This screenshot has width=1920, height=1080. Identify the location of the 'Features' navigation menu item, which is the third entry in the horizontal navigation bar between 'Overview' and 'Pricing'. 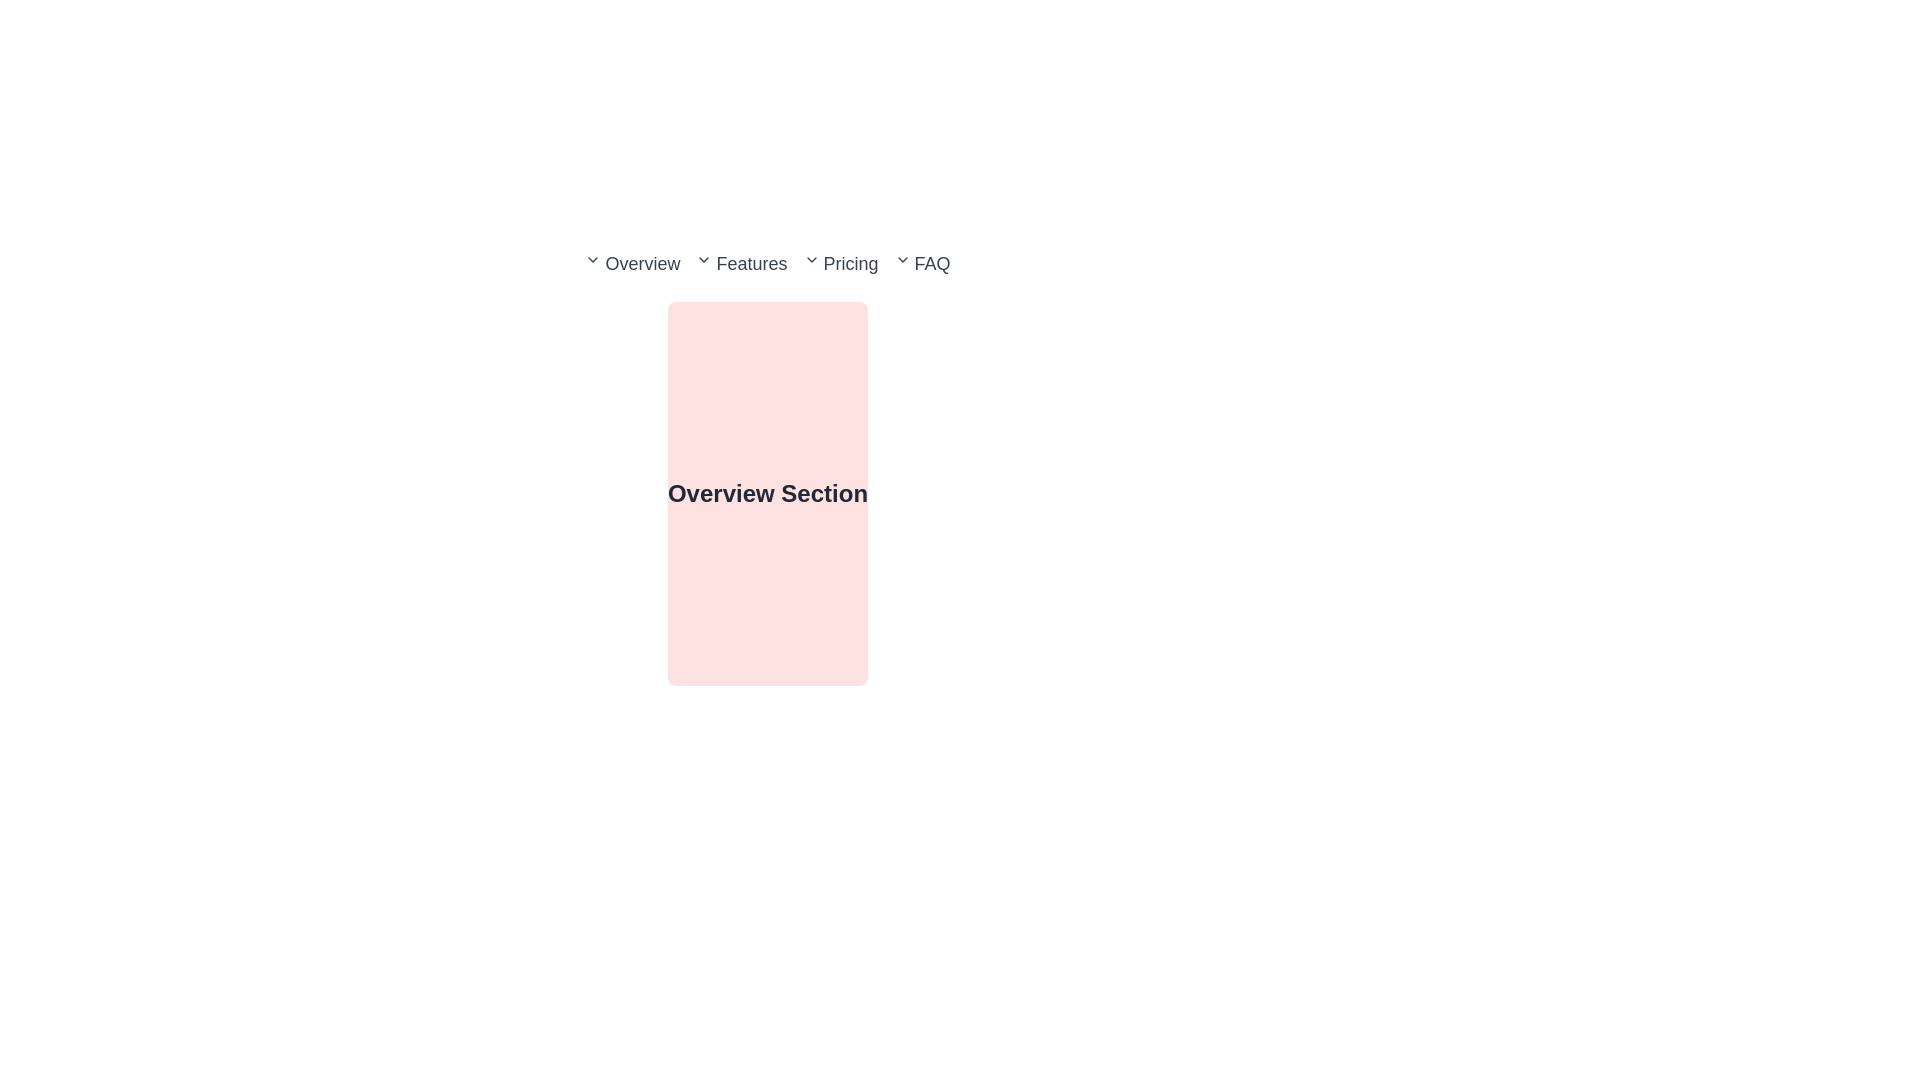
(751, 262).